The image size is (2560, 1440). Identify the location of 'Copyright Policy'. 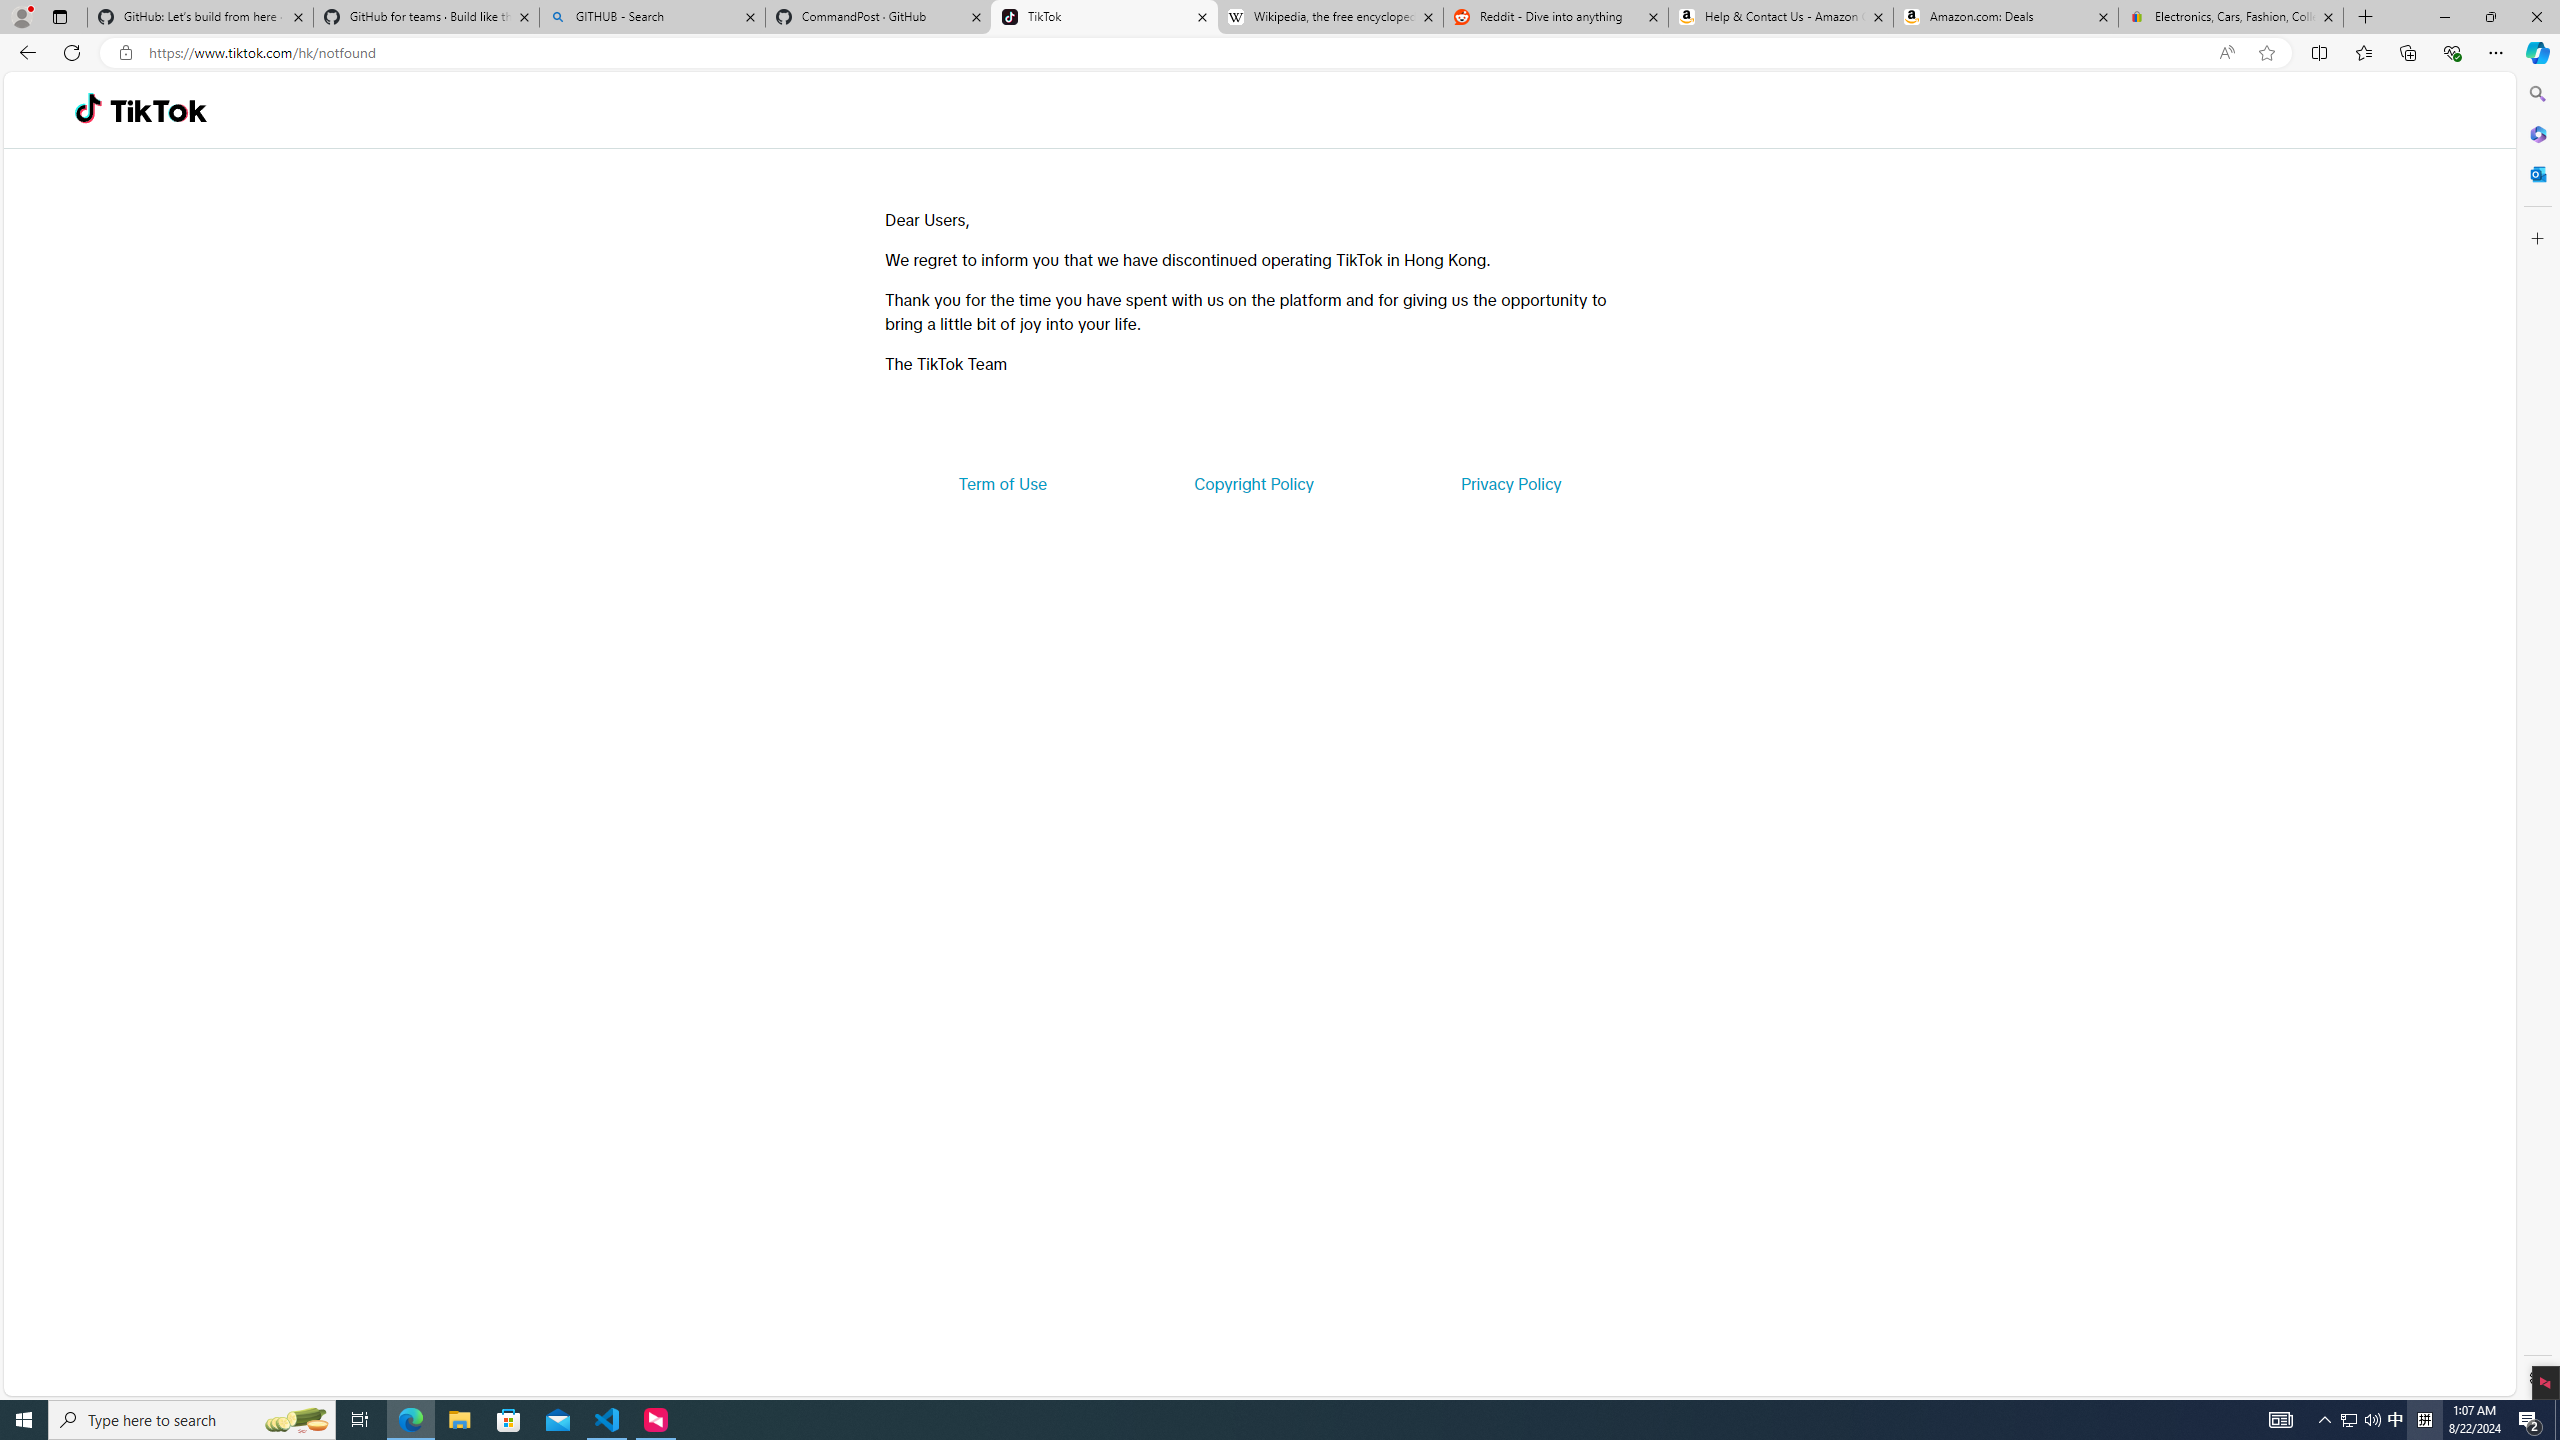
(1252, 482).